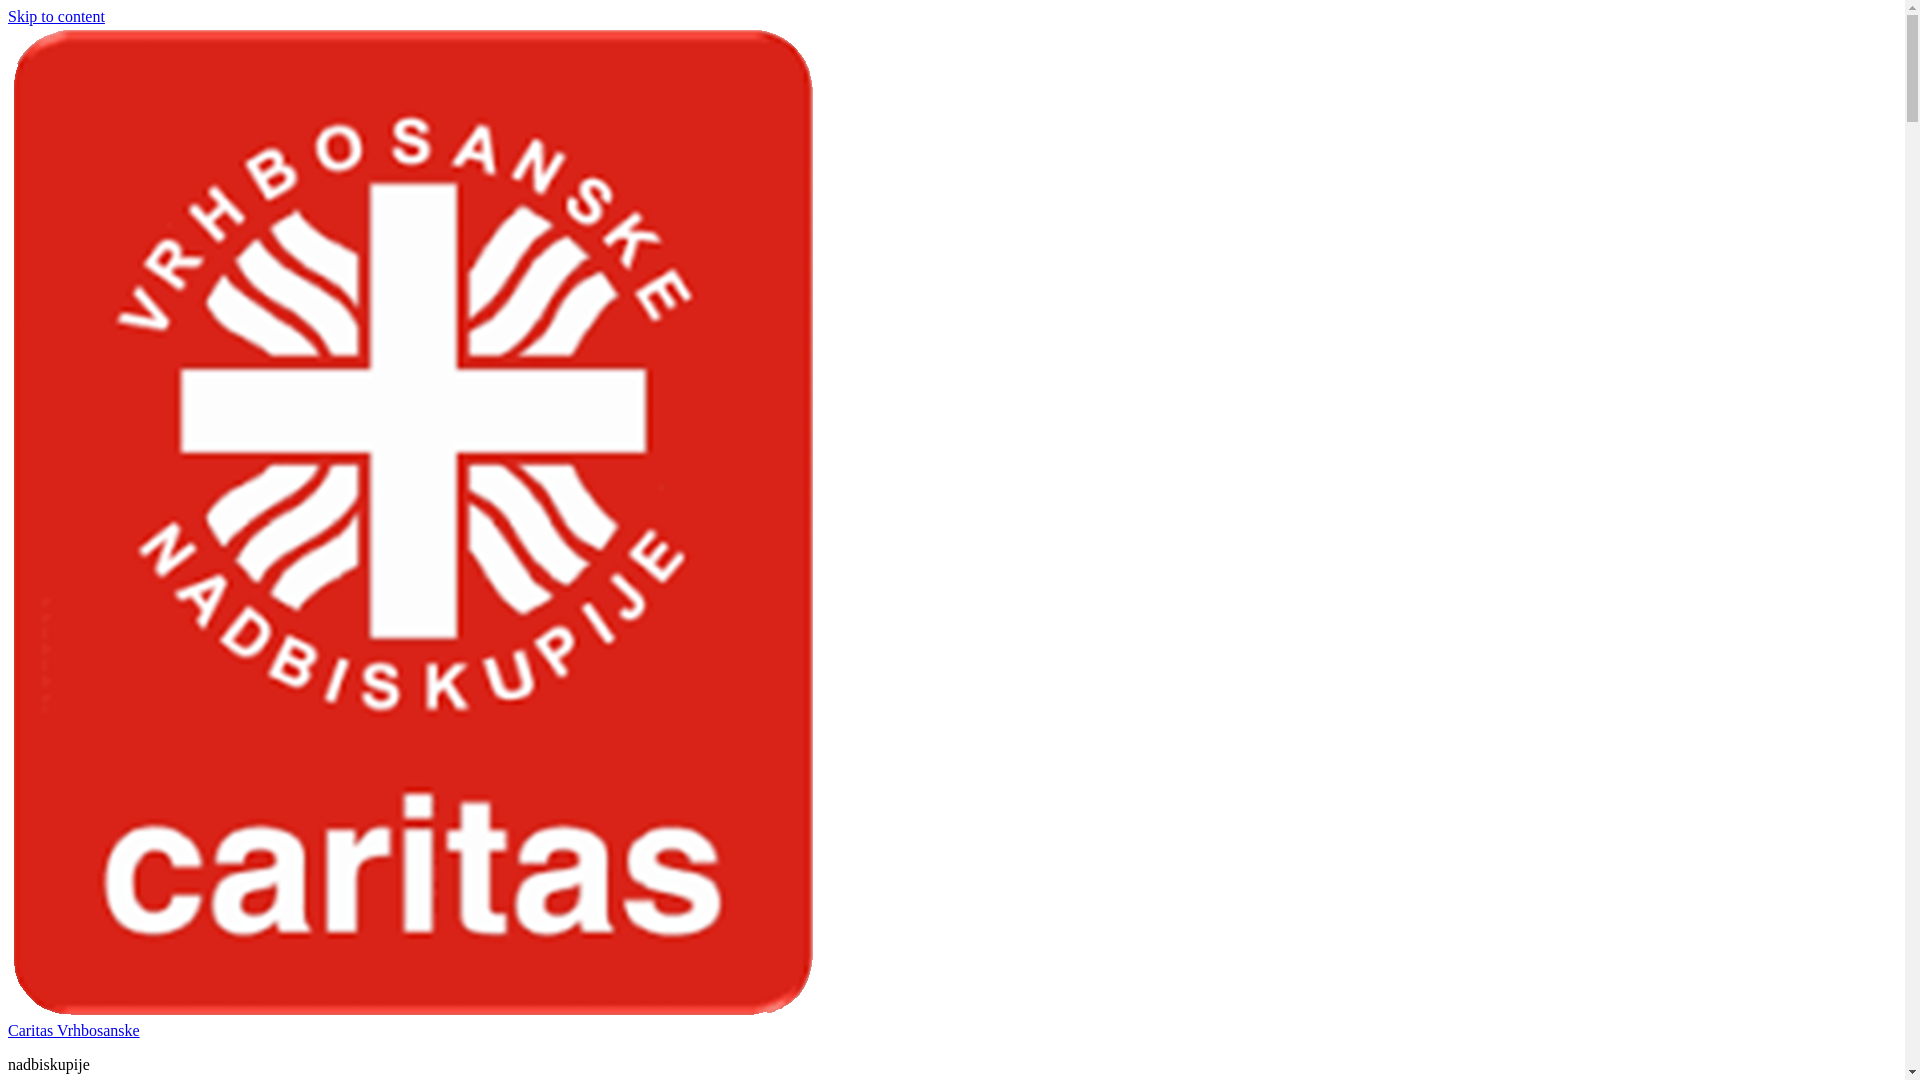 The image size is (1920, 1080). I want to click on 'Skip to content', so click(56, 16).